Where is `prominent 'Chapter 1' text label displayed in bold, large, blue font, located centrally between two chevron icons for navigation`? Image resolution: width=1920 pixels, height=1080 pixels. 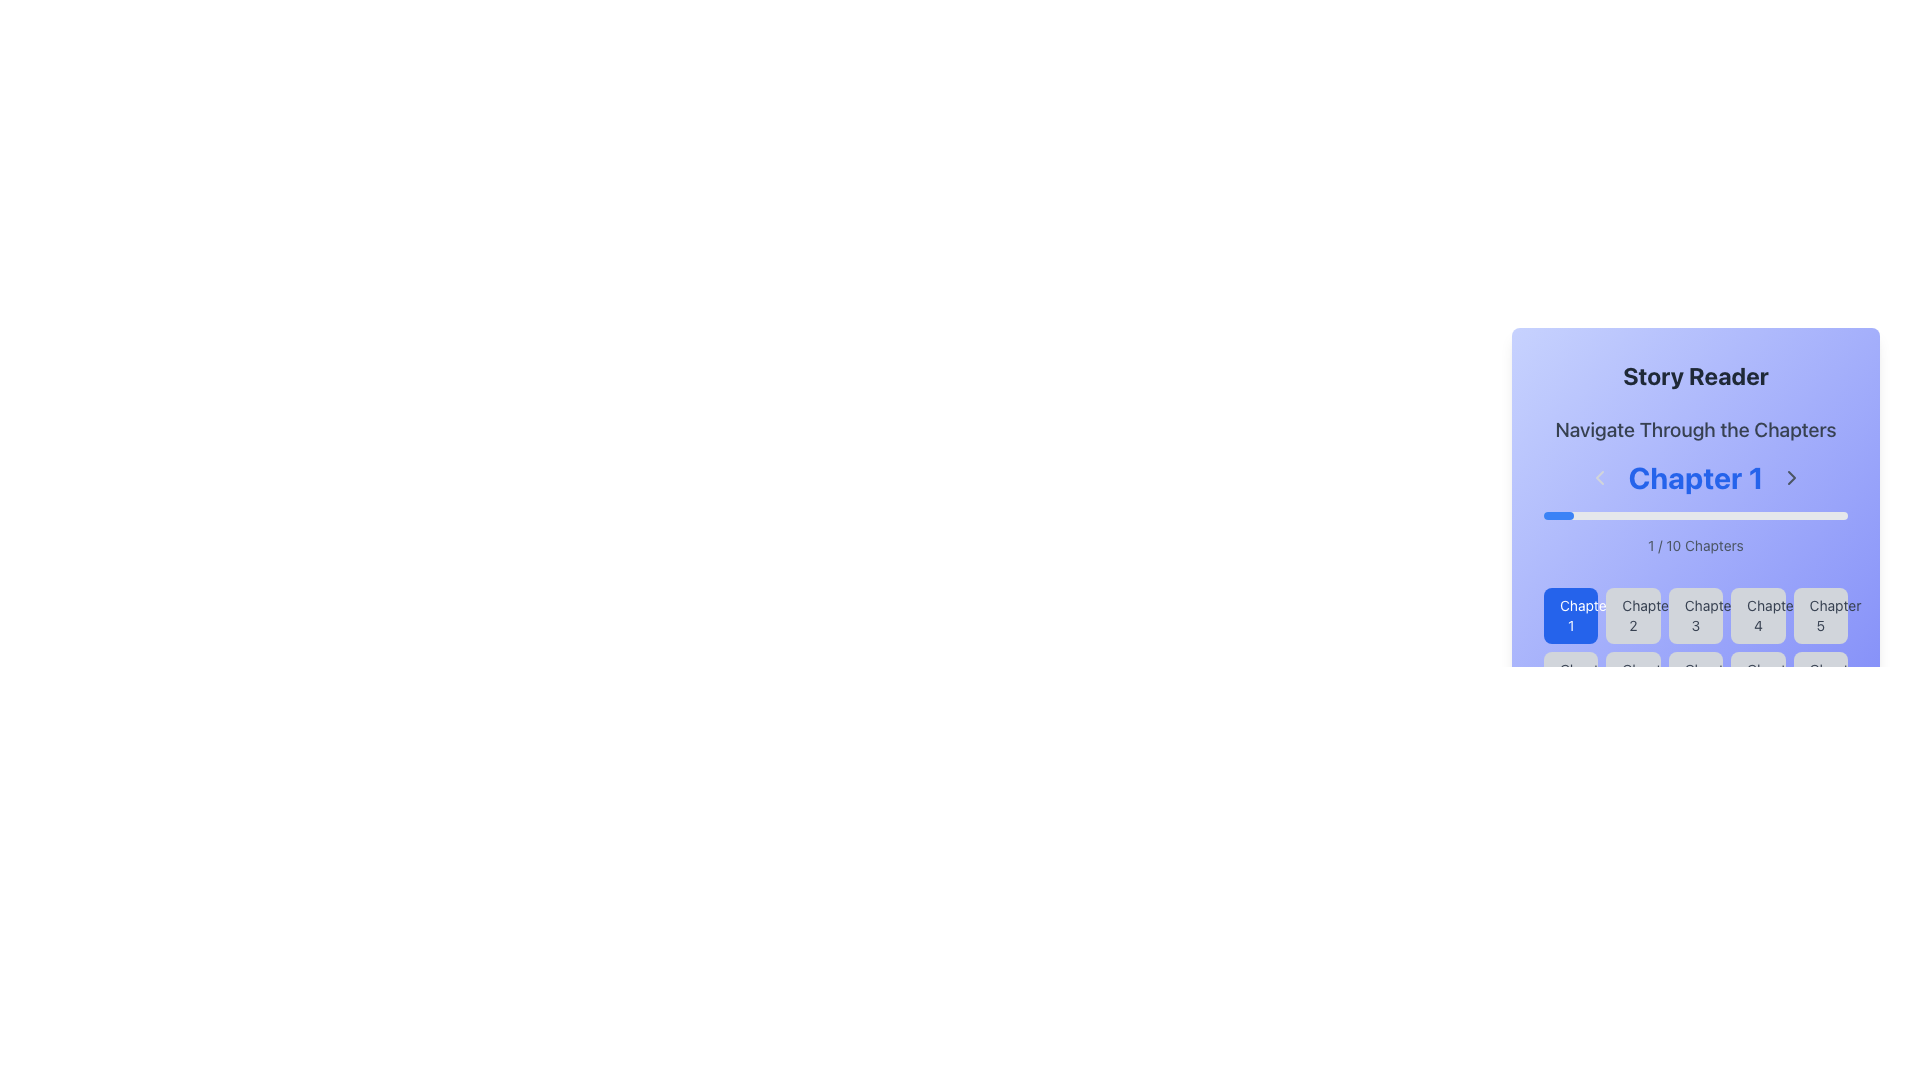
prominent 'Chapter 1' text label displayed in bold, large, blue font, located centrally between two chevron icons for navigation is located at coordinates (1694, 478).